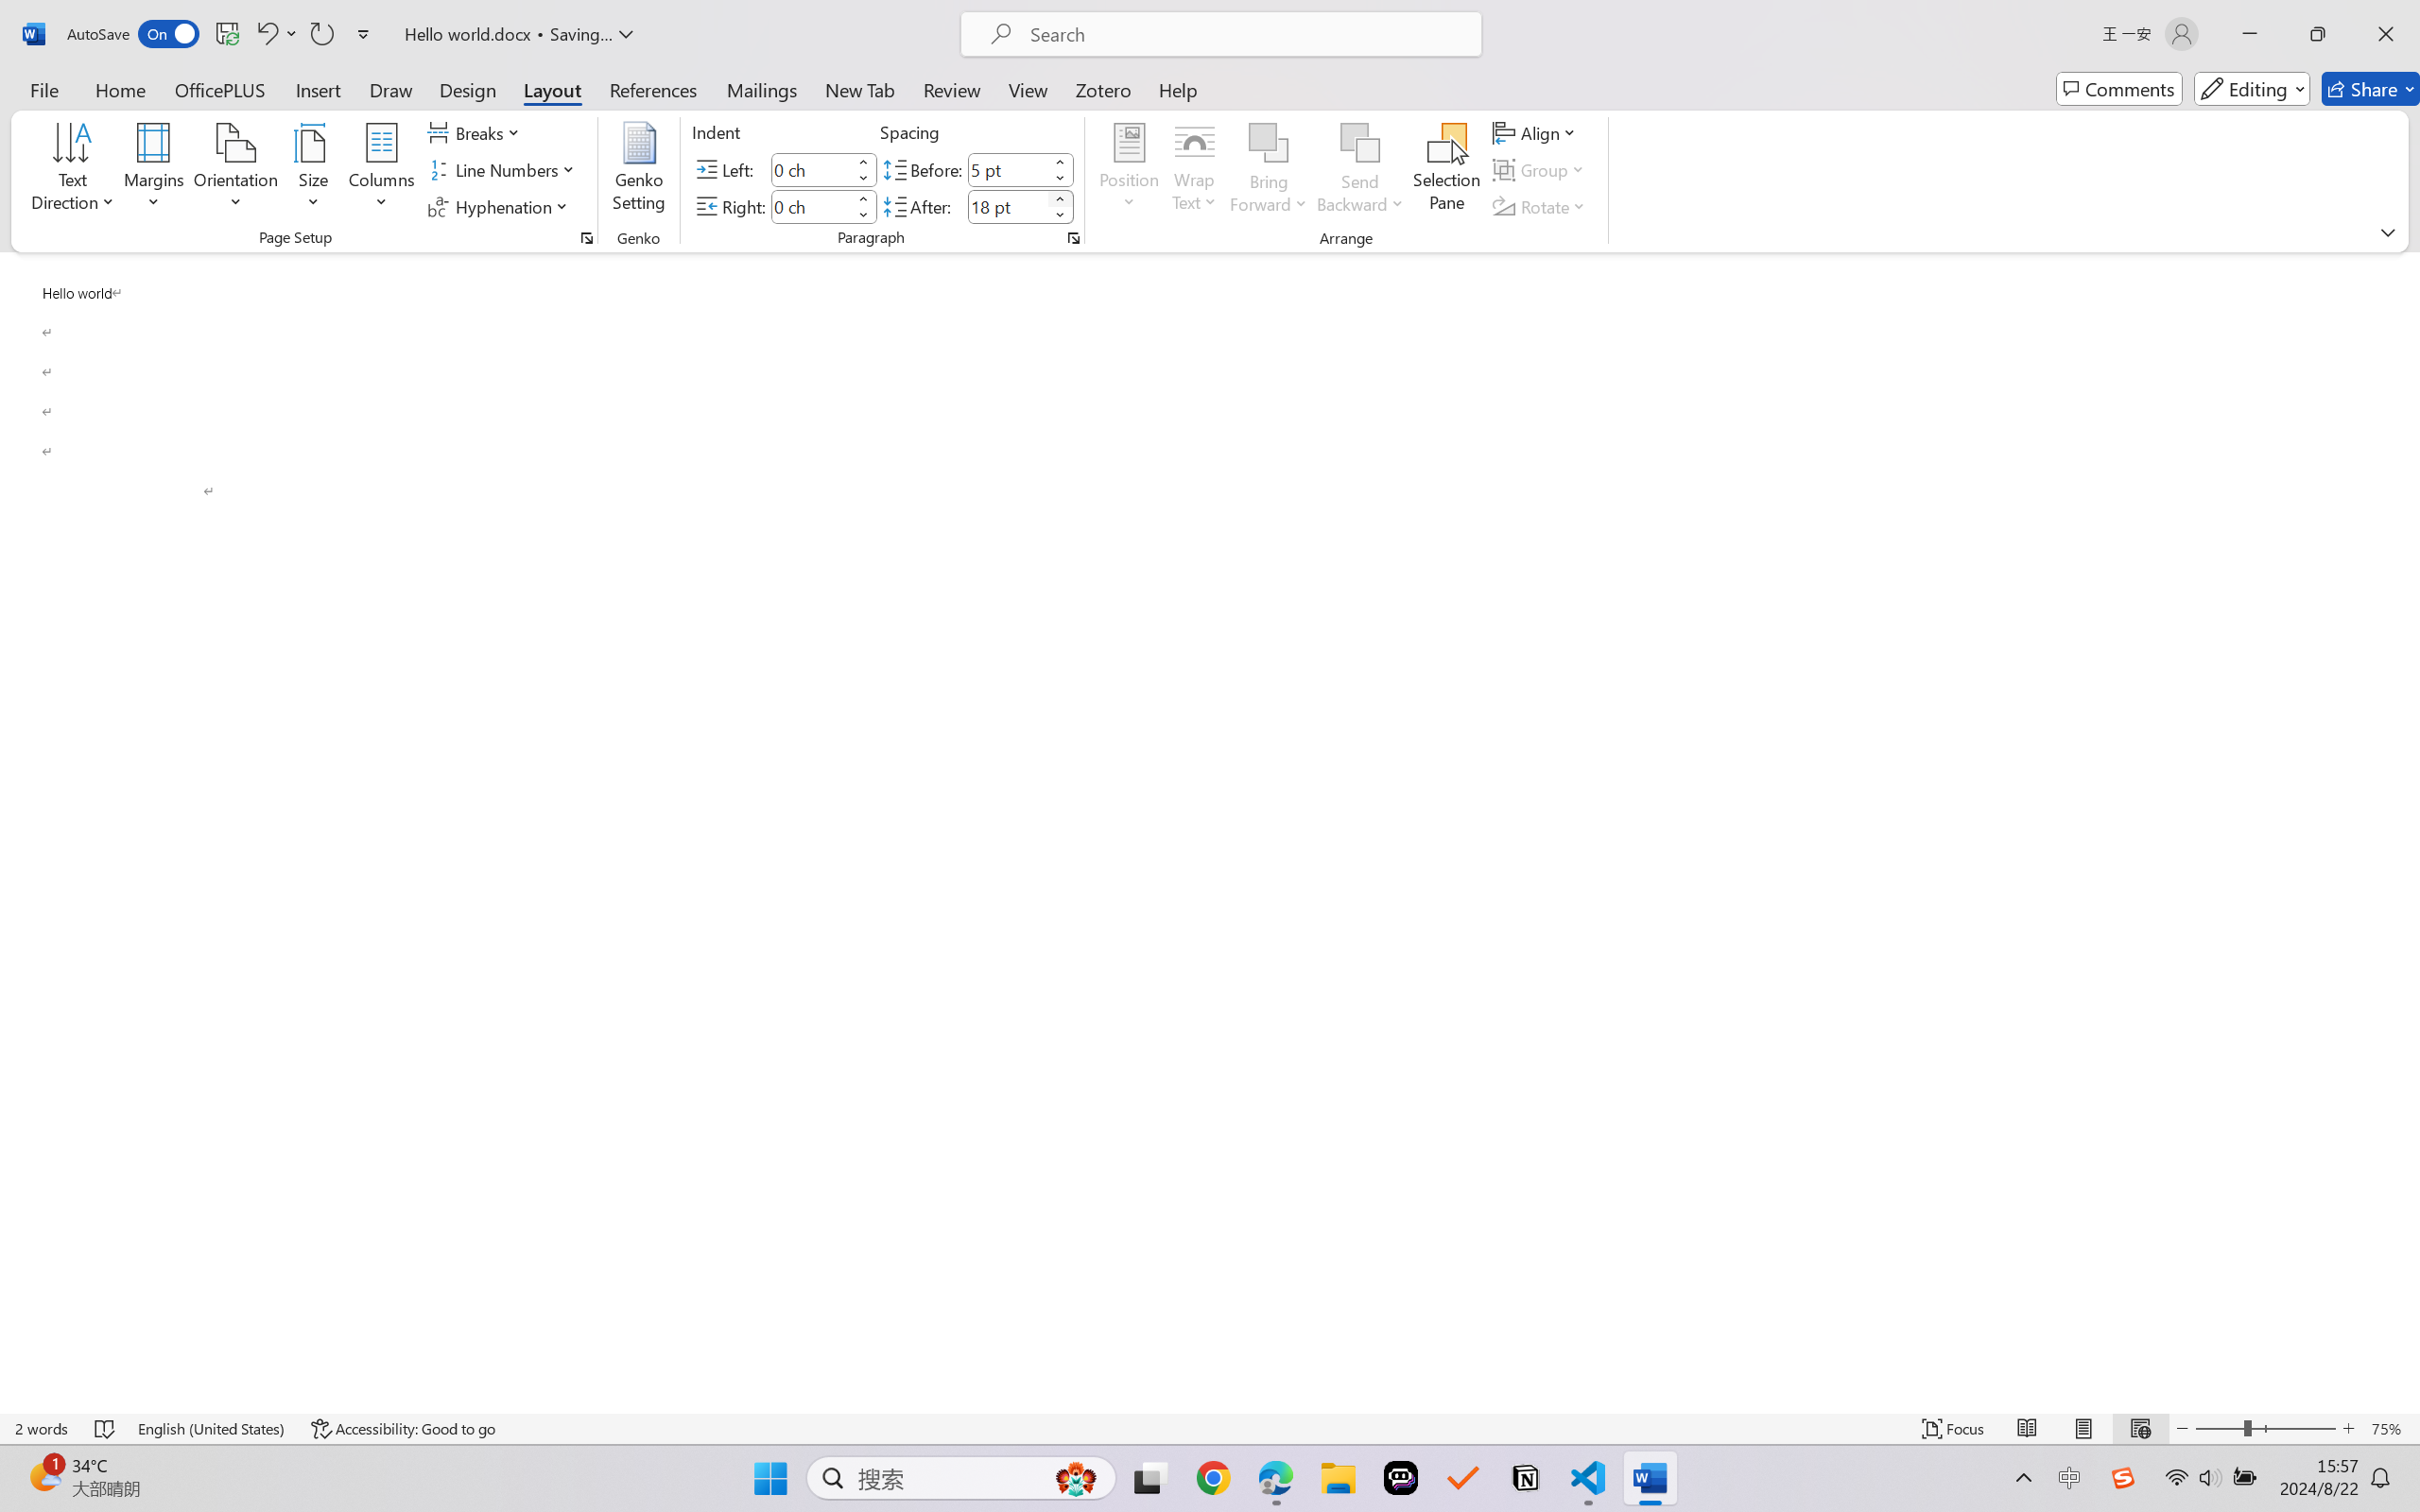 This screenshot has width=2420, height=1512. What do you see at coordinates (105, 1428) in the screenshot?
I see `'Spelling and Grammar Check No Errors'` at bounding box center [105, 1428].